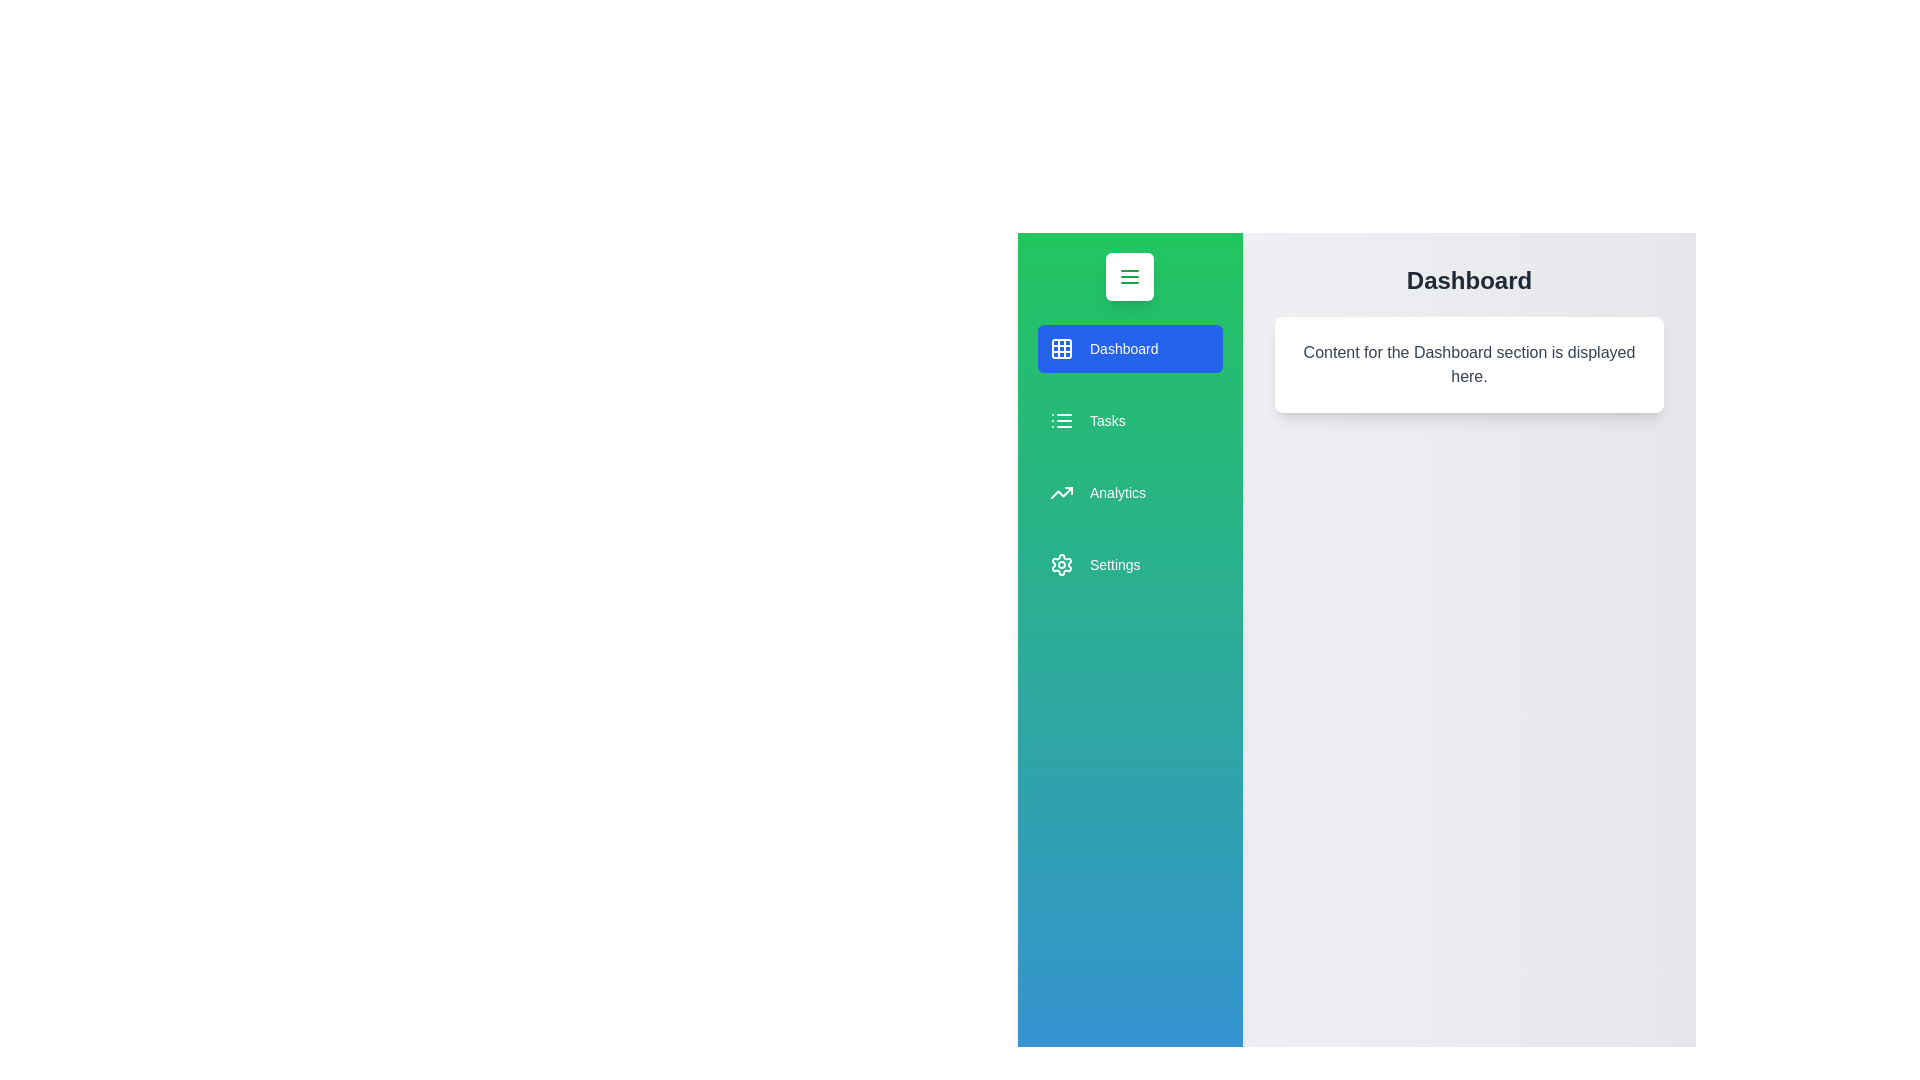  Describe the element at coordinates (1129, 419) in the screenshot. I see `the Tasks tab` at that location.